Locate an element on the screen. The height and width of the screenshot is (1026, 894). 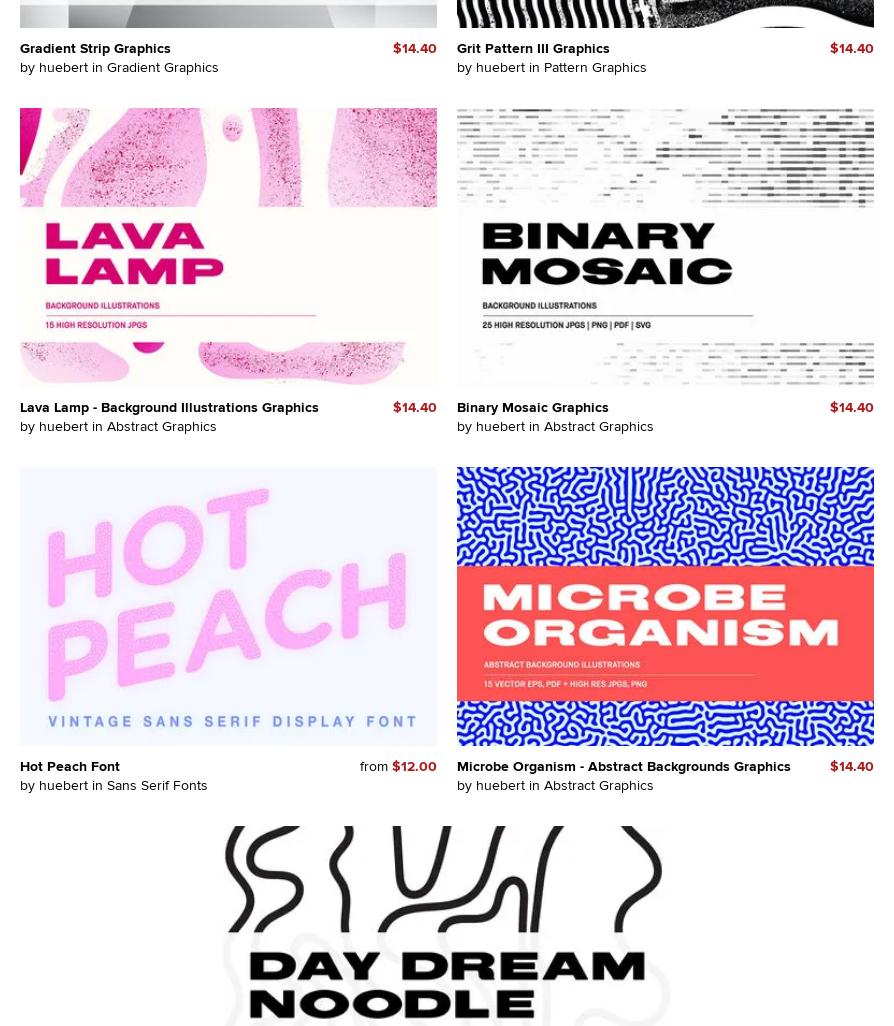
'Gradient Graphics' is located at coordinates (162, 65).